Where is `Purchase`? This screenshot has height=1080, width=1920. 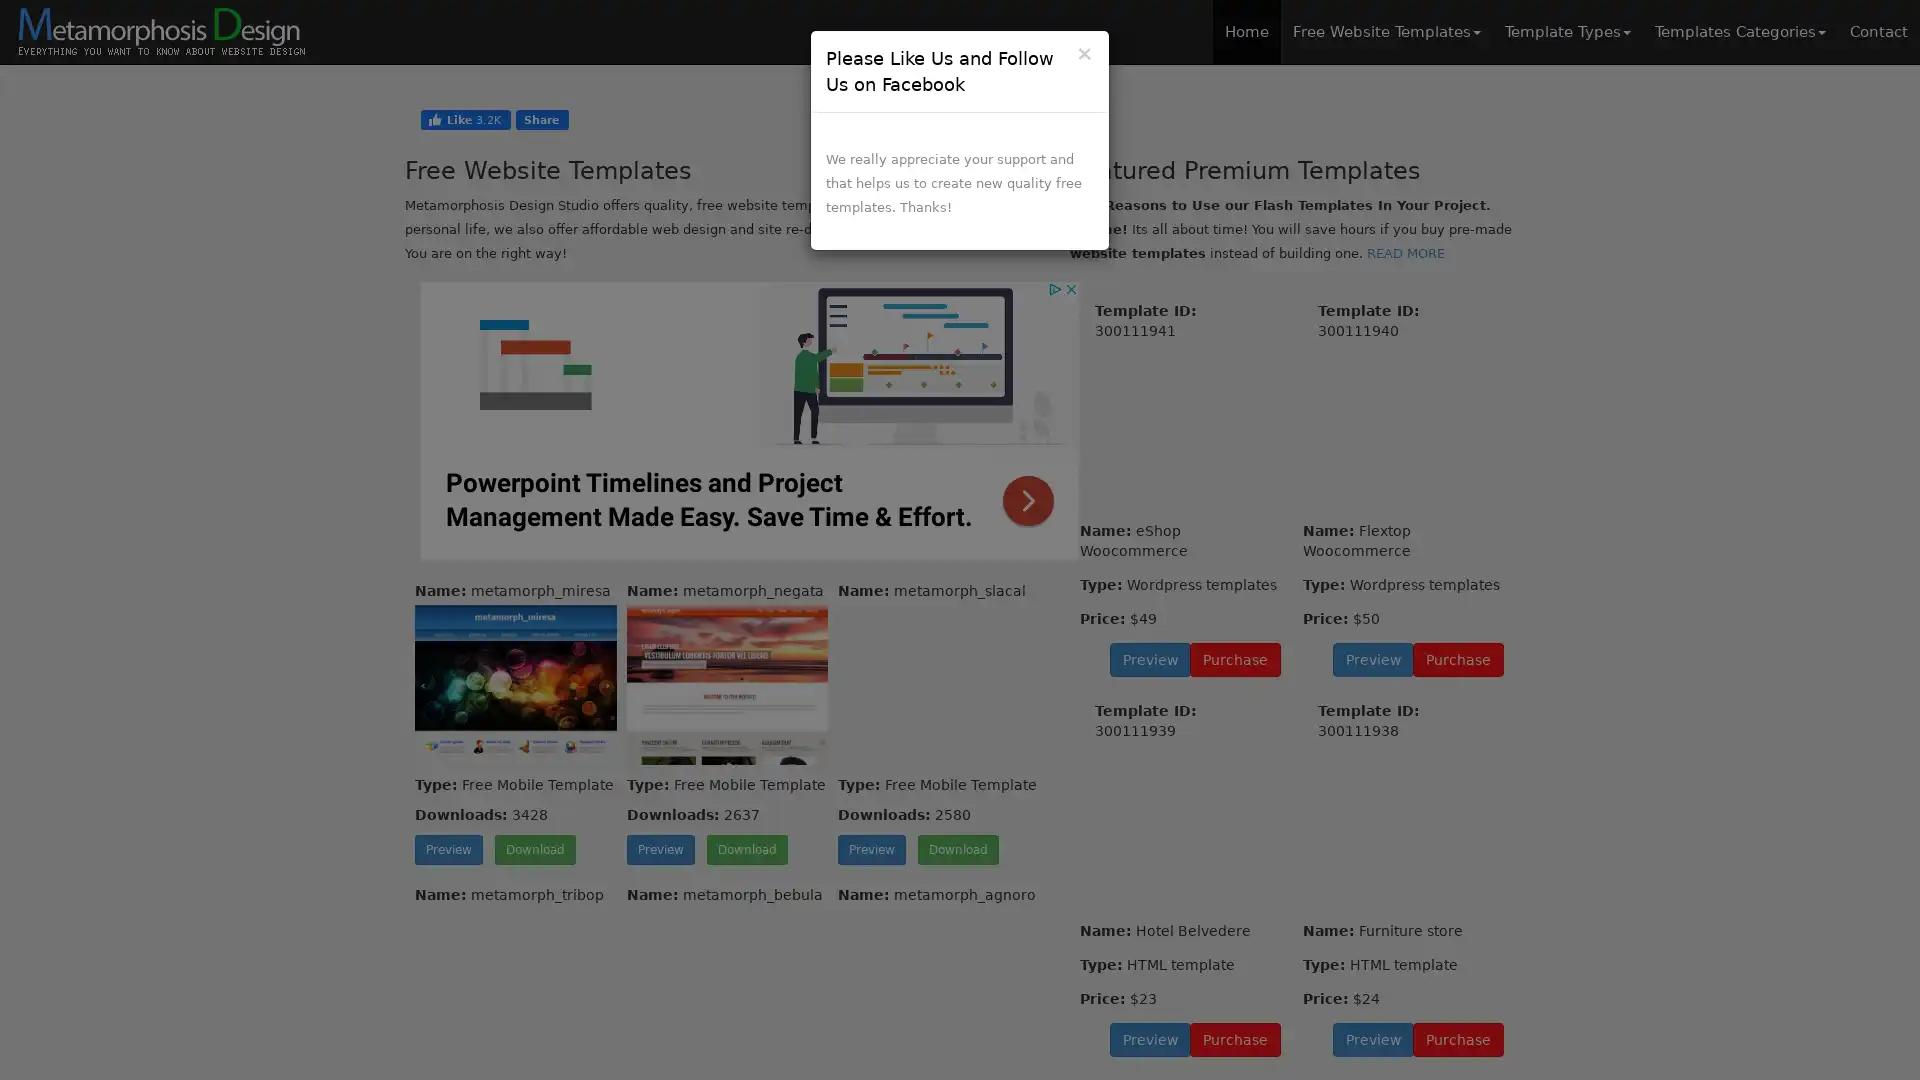 Purchase is located at coordinates (1457, 659).